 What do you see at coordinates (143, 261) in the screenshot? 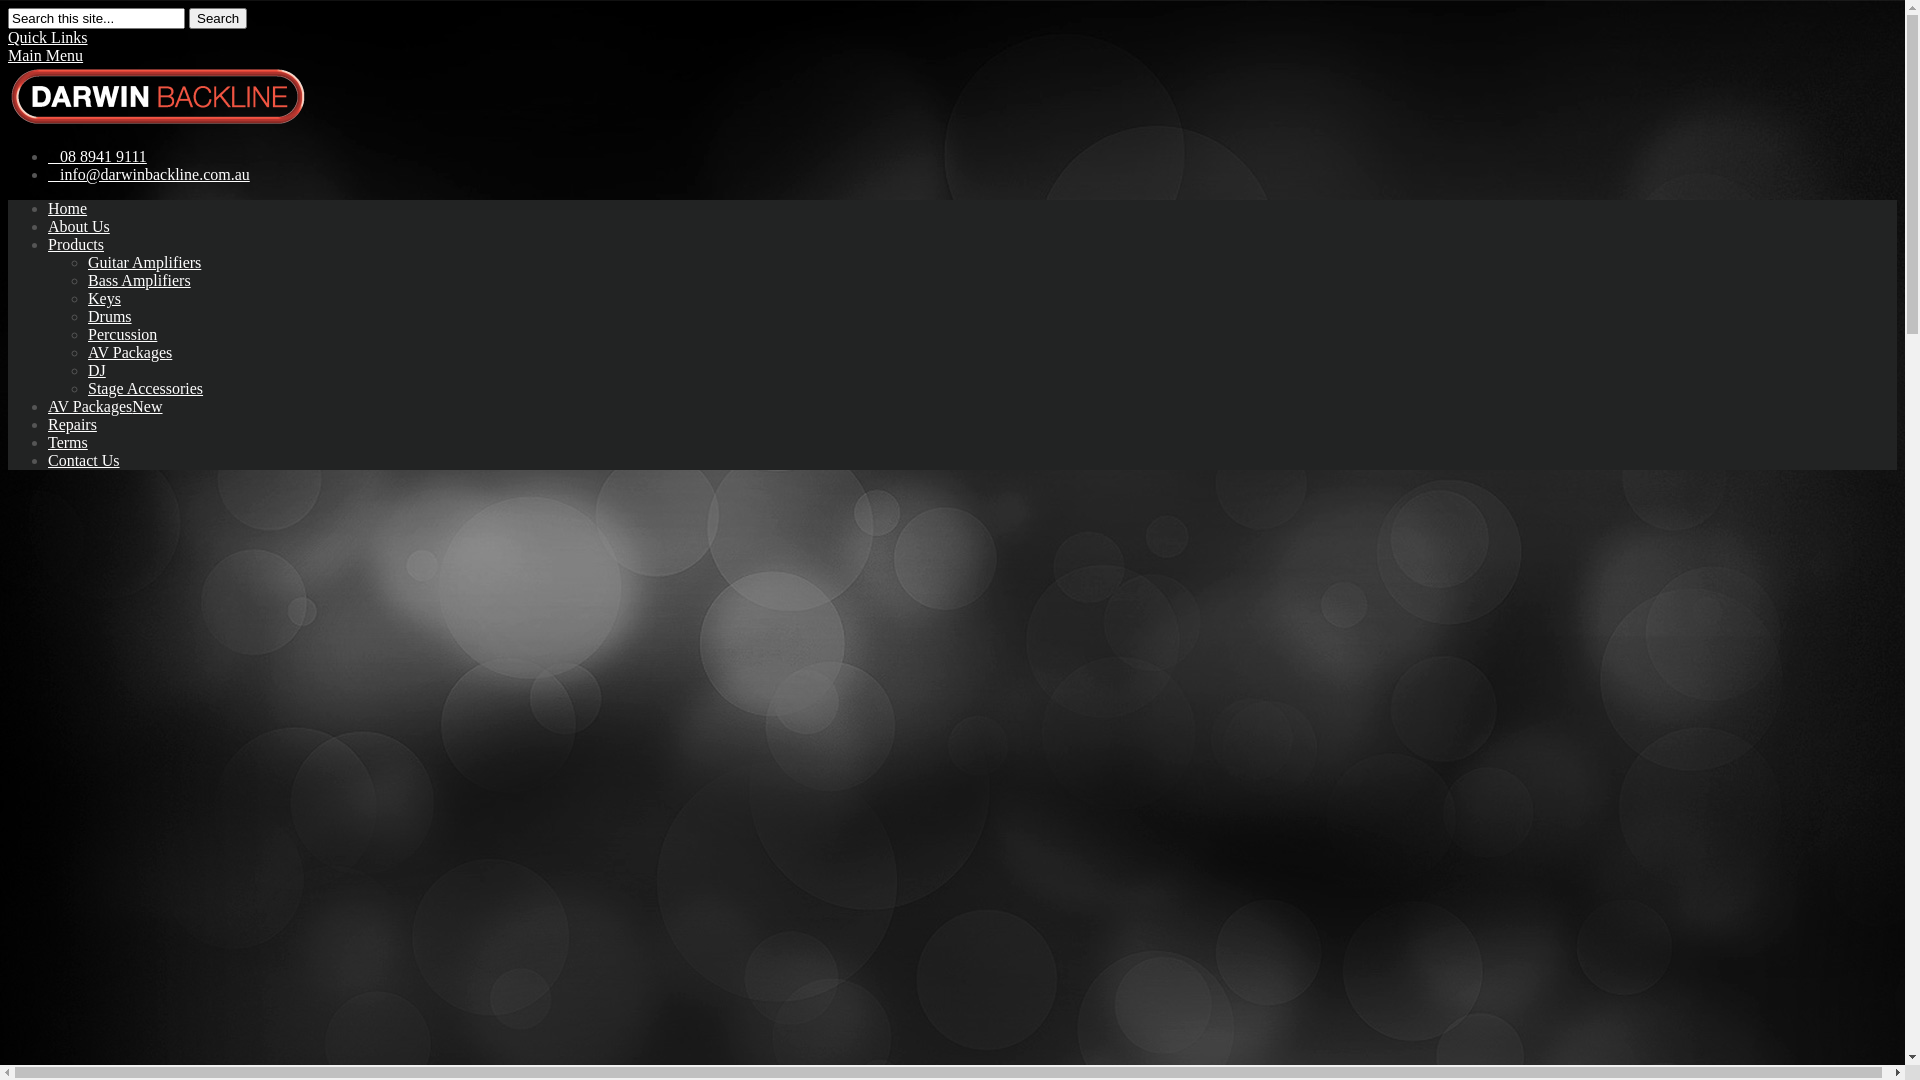
I see `'Guitar Amplifiers'` at bounding box center [143, 261].